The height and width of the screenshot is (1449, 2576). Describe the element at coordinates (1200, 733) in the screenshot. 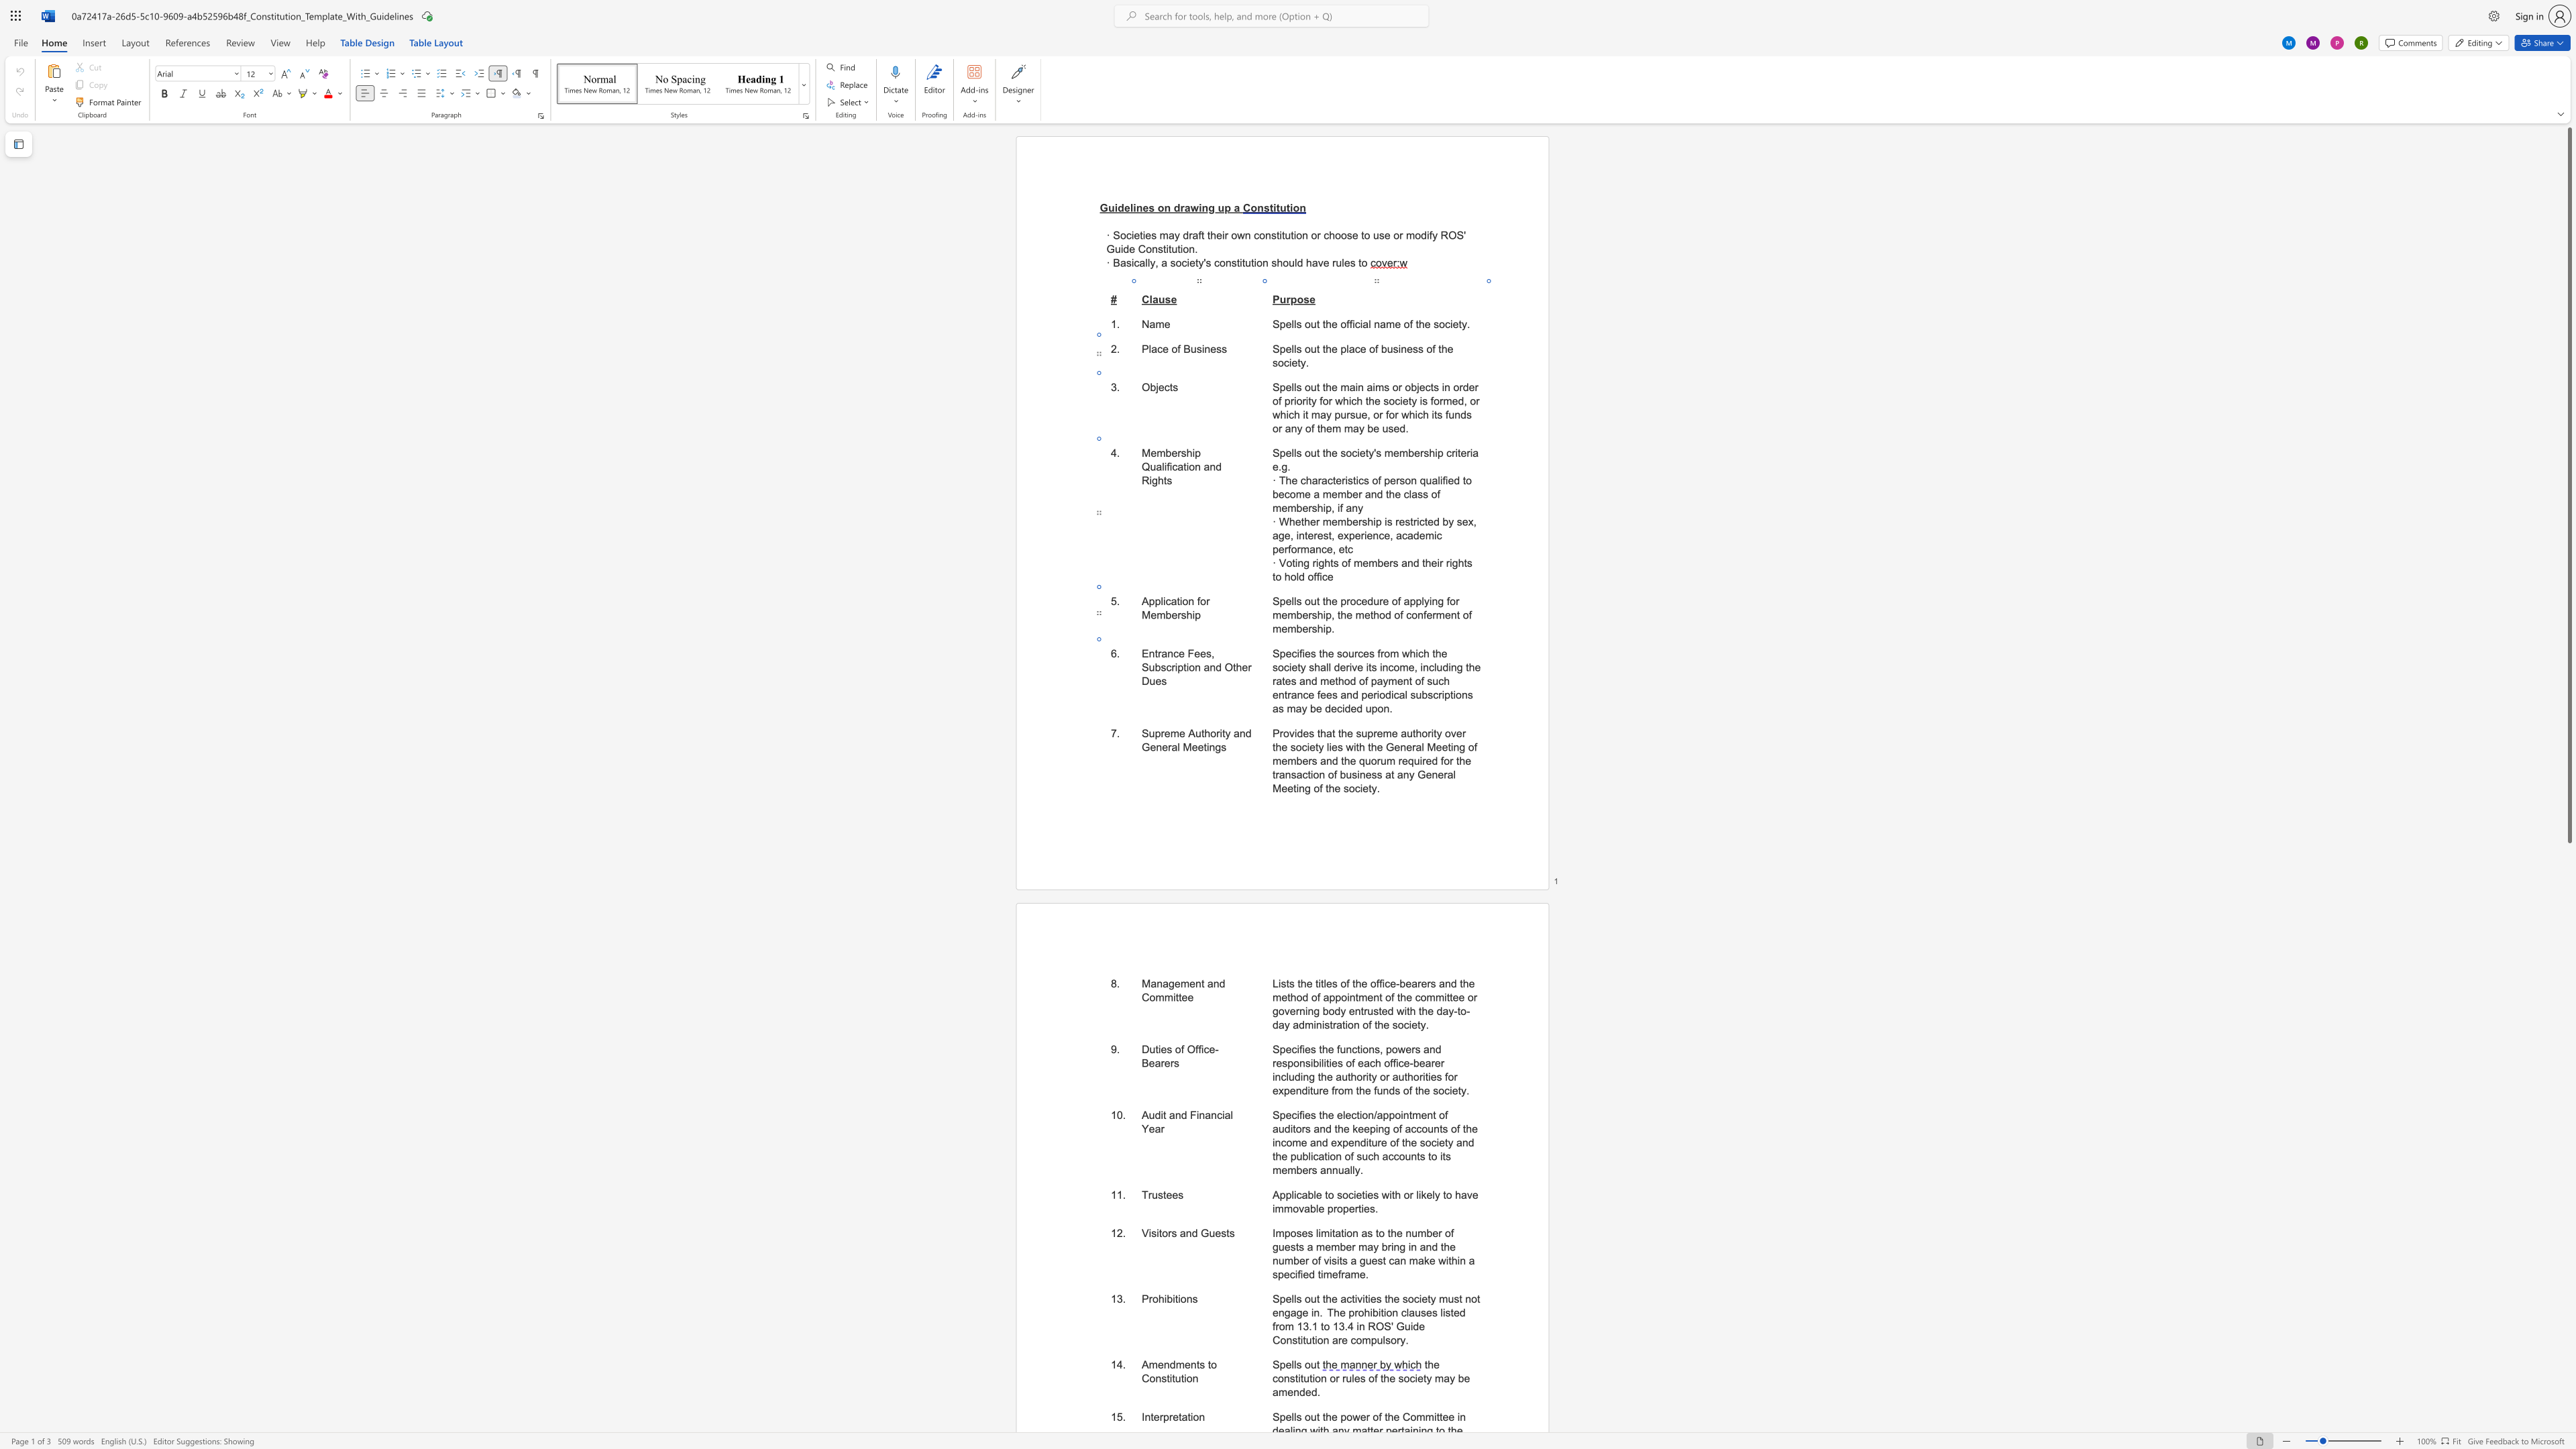

I see `the space between the continuous character "u" and "t" in the text` at that location.